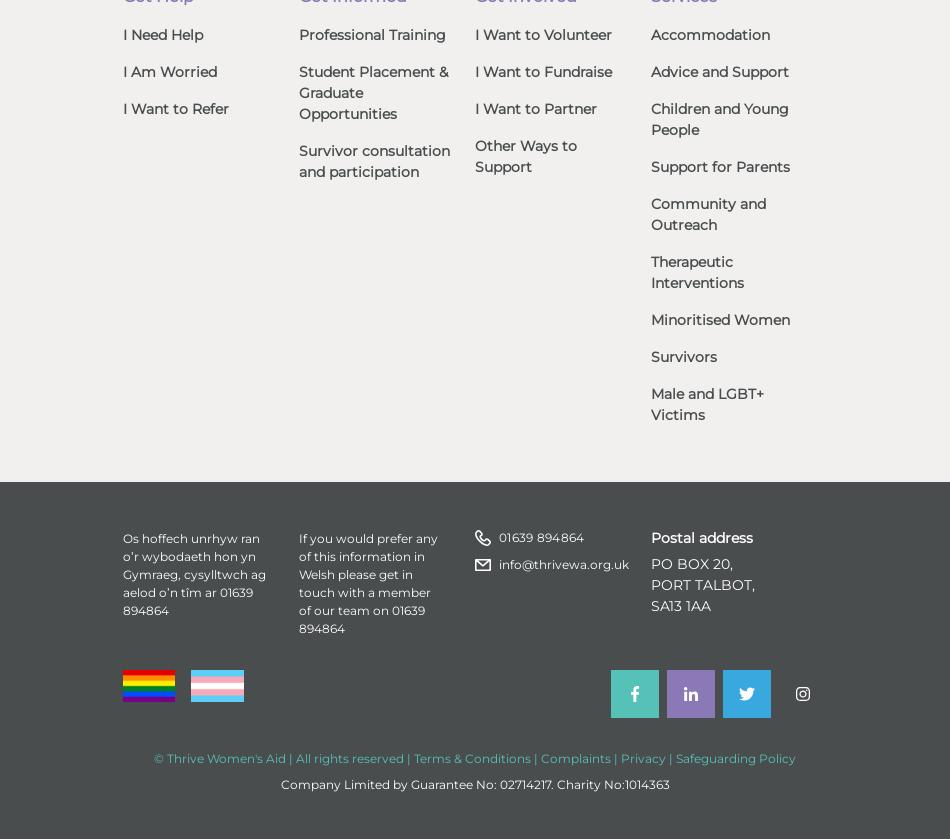  Describe the element at coordinates (643, 756) in the screenshot. I see `'Privacy'` at that location.